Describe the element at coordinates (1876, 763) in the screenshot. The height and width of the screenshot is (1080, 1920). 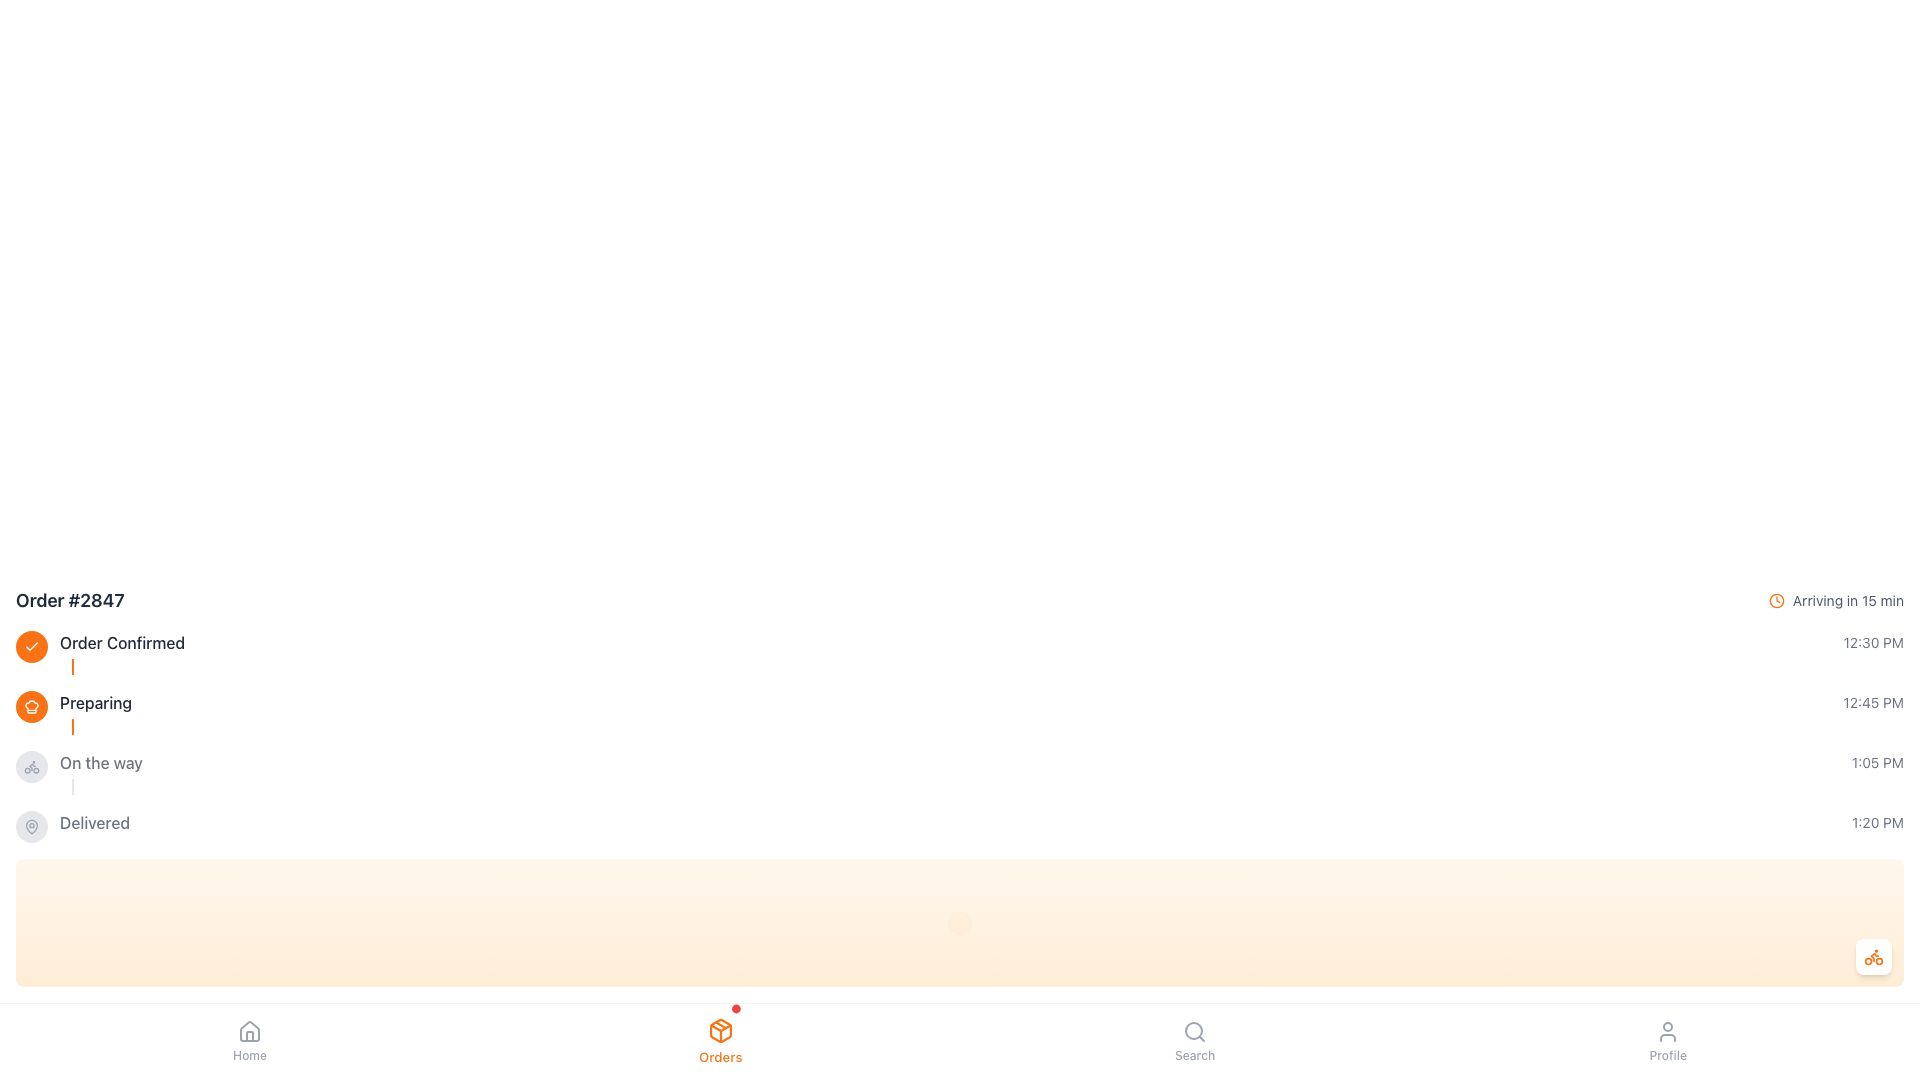
I see `the text element displaying '1:05 PM', which is a small gray timestamp located on the far right of a horizontal layout` at that location.